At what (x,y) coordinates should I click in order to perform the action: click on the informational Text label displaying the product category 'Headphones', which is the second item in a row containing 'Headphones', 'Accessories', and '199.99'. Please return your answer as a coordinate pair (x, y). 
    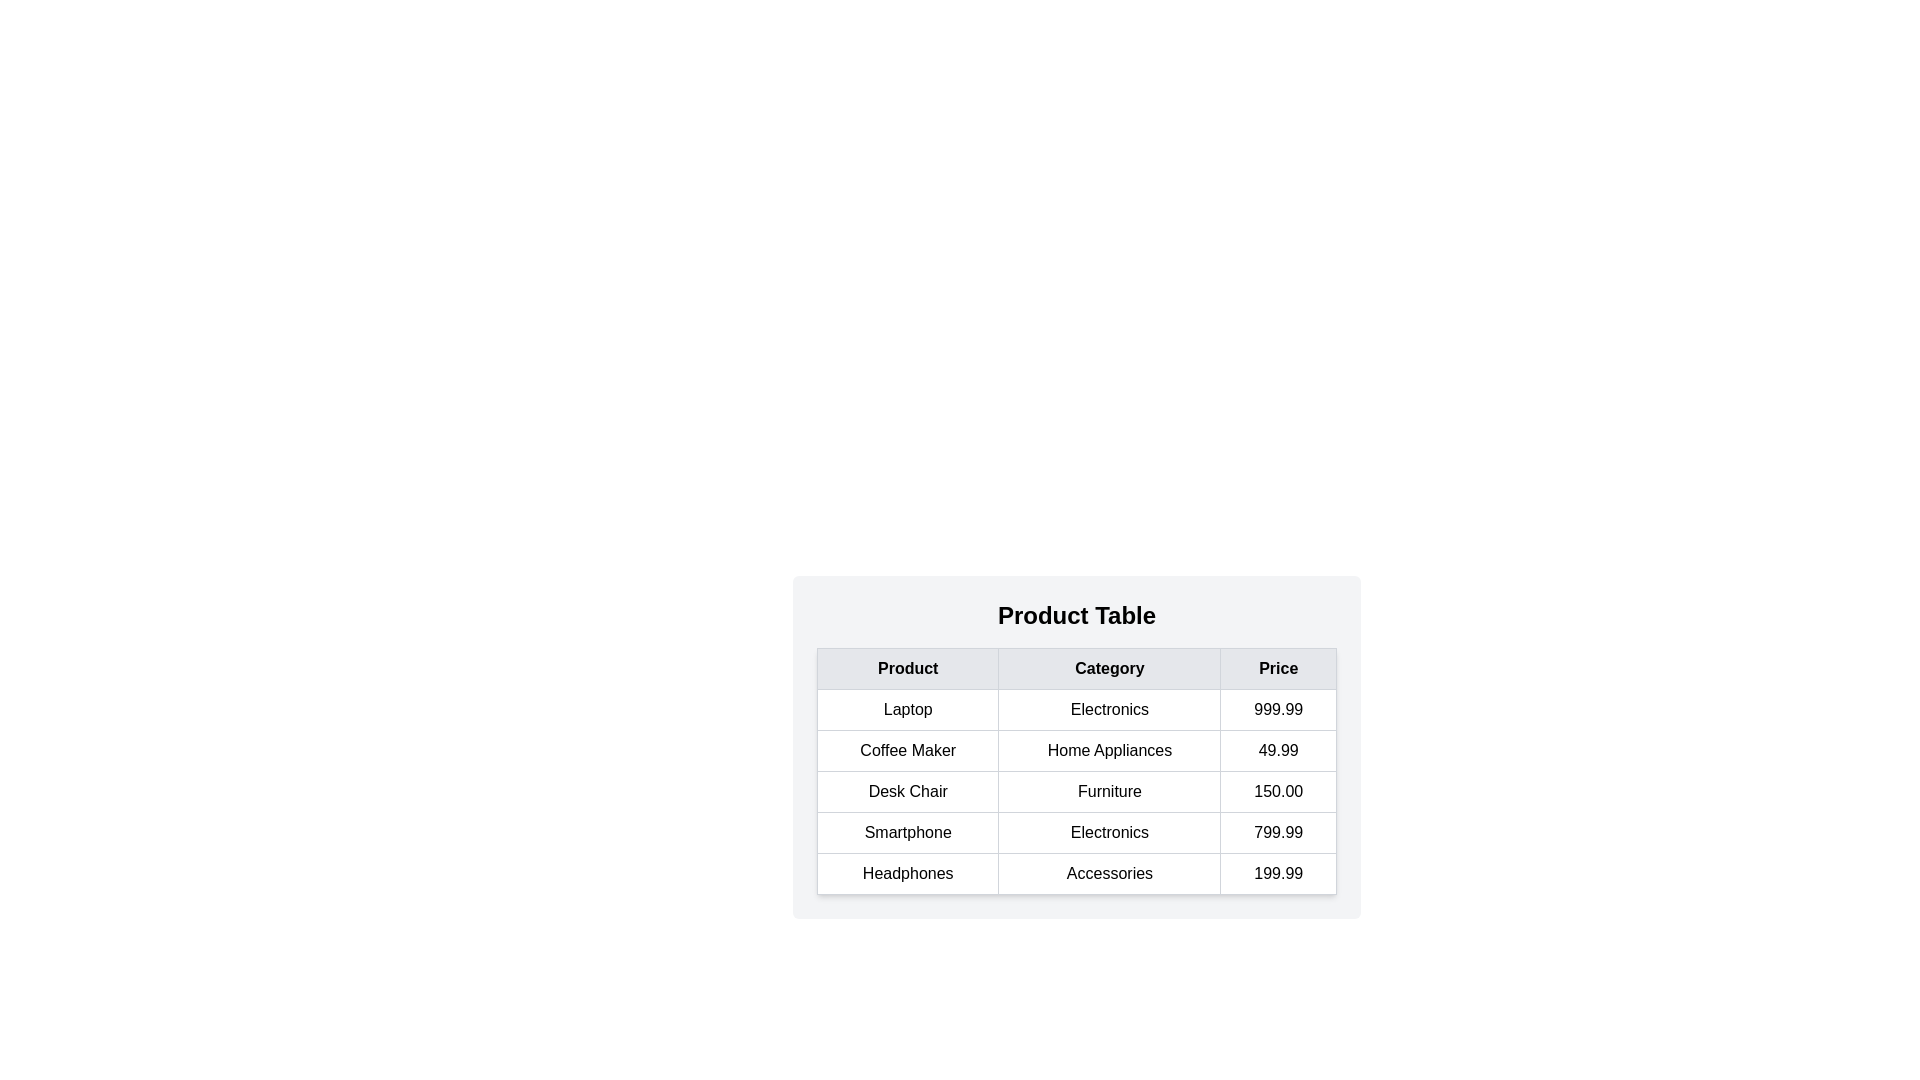
    Looking at the image, I should click on (1108, 873).